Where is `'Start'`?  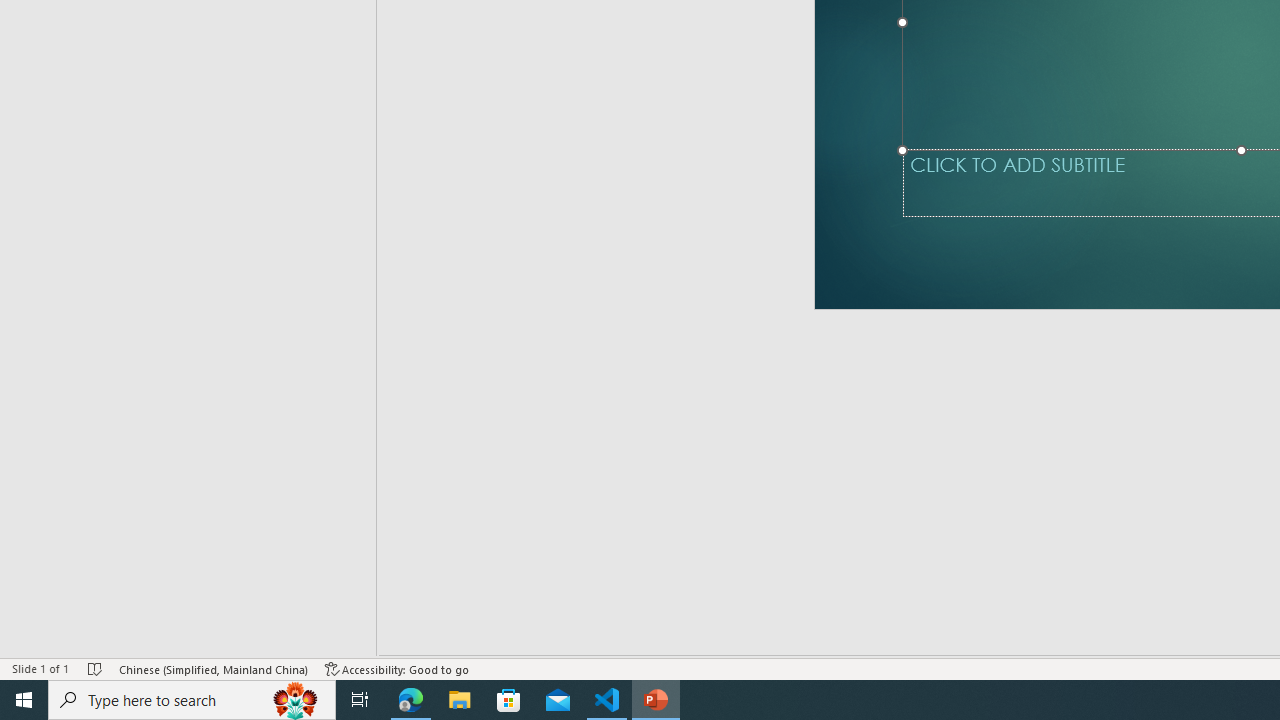
'Start' is located at coordinates (24, 698).